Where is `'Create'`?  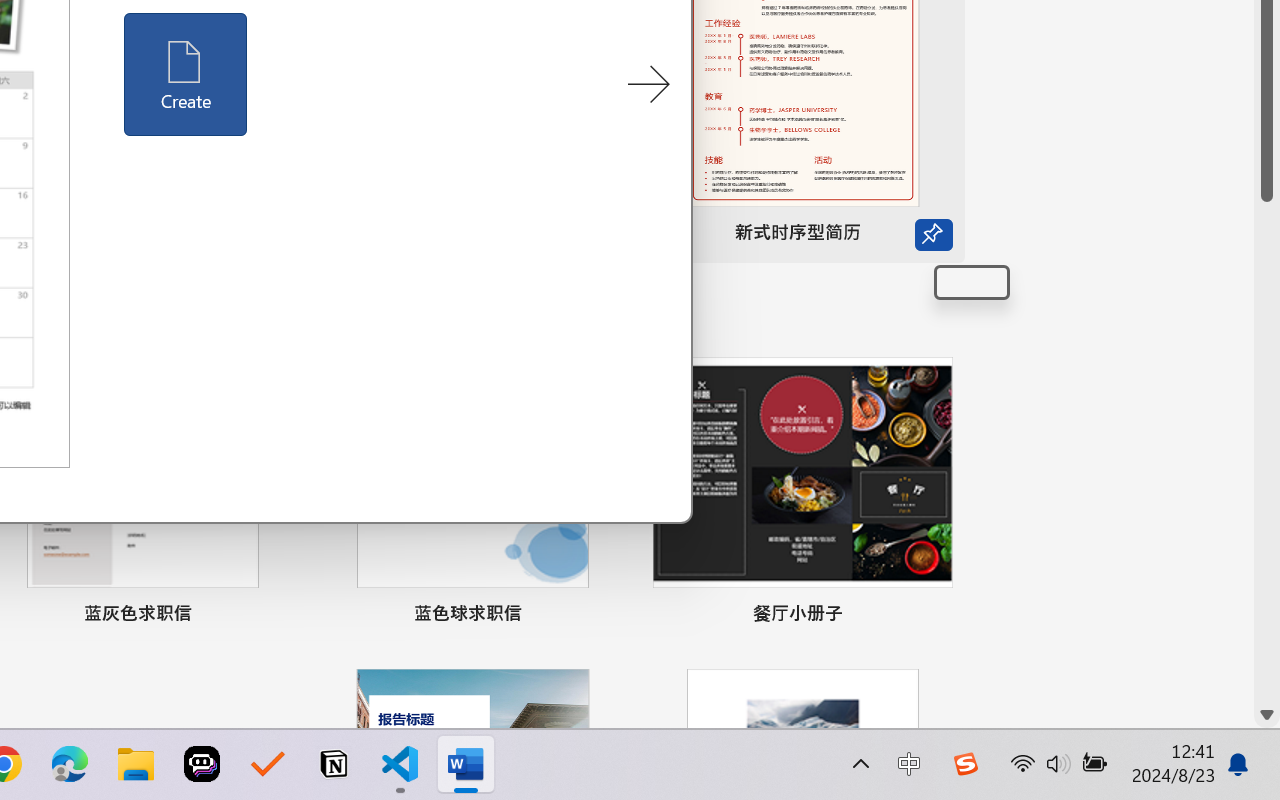
'Create' is located at coordinates (185, 74).